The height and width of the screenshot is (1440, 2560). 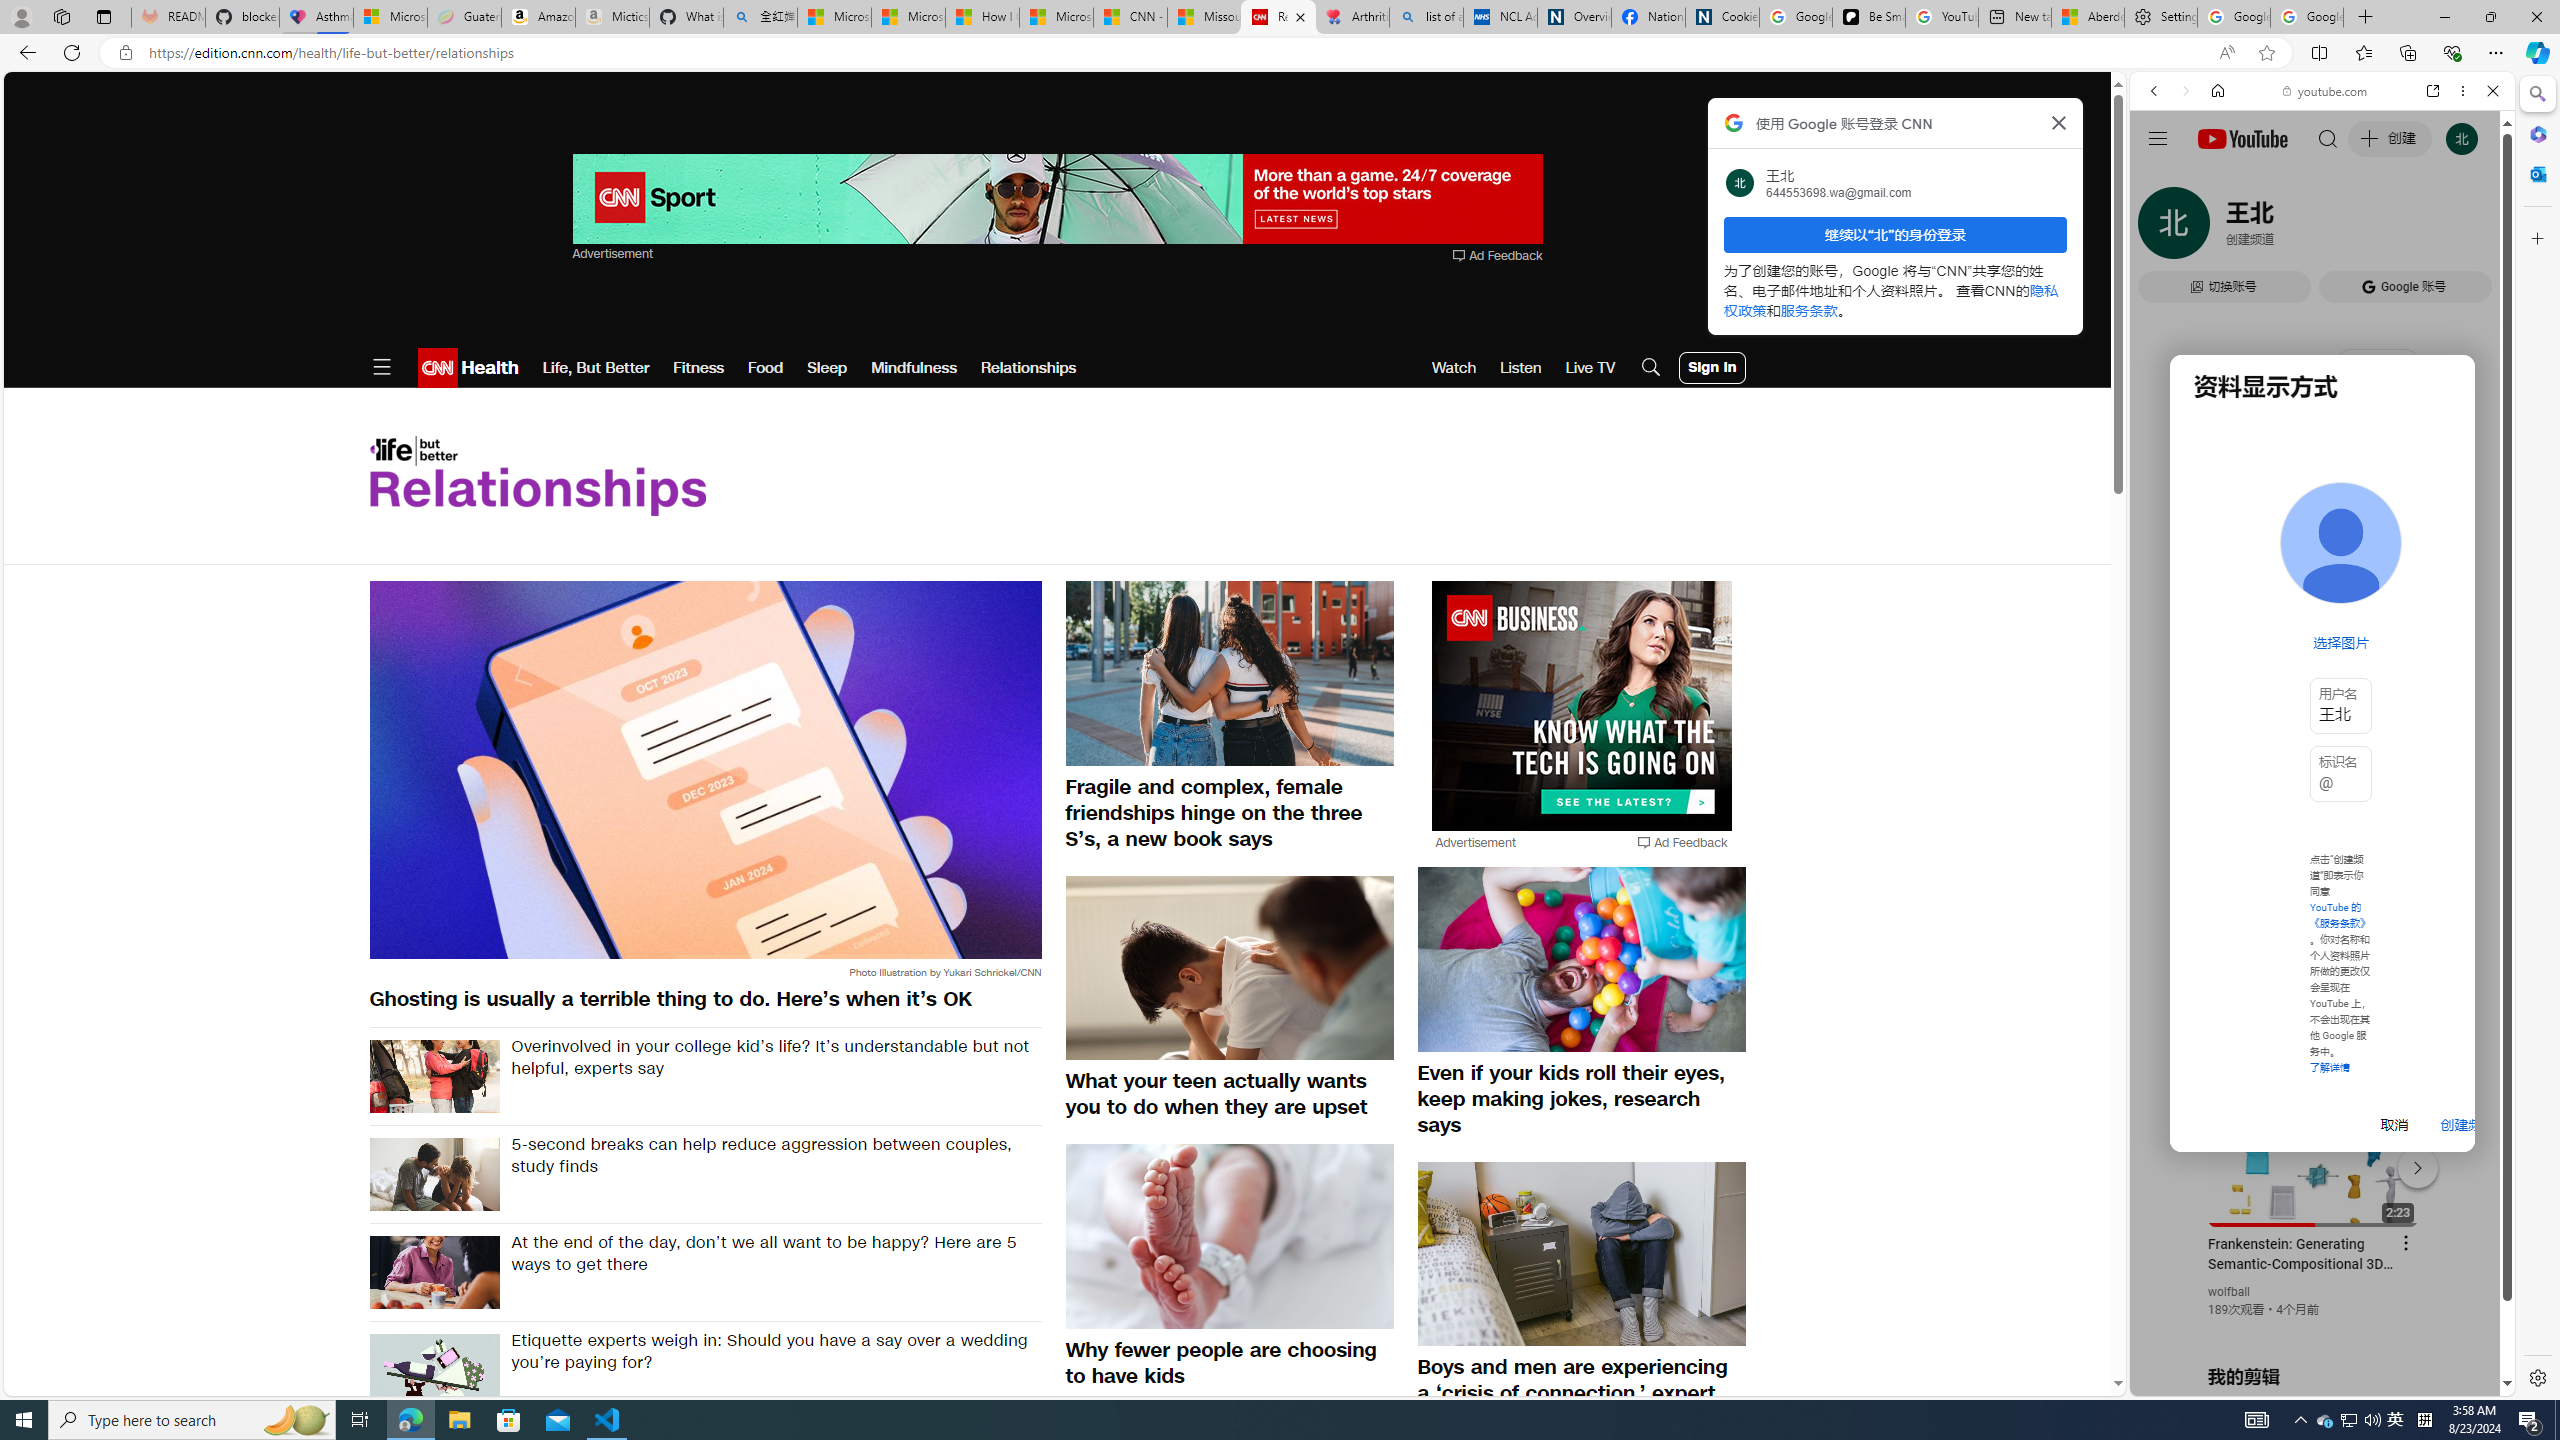 I want to click on 'WEB  ', so click(x=2162, y=229).